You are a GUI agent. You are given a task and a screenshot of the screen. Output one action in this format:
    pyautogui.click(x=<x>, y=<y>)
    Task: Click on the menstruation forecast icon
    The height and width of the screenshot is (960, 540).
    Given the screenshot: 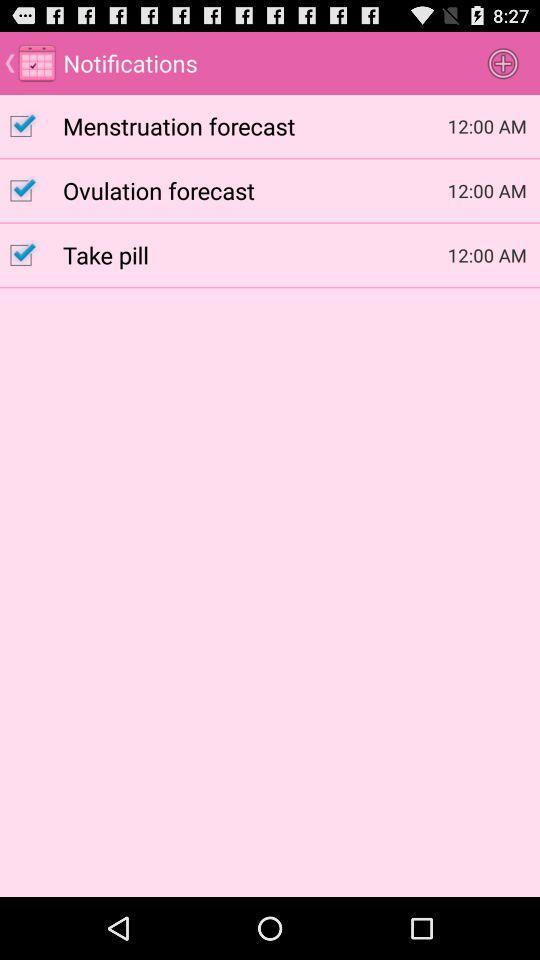 What is the action you would take?
    pyautogui.click(x=255, y=124)
    